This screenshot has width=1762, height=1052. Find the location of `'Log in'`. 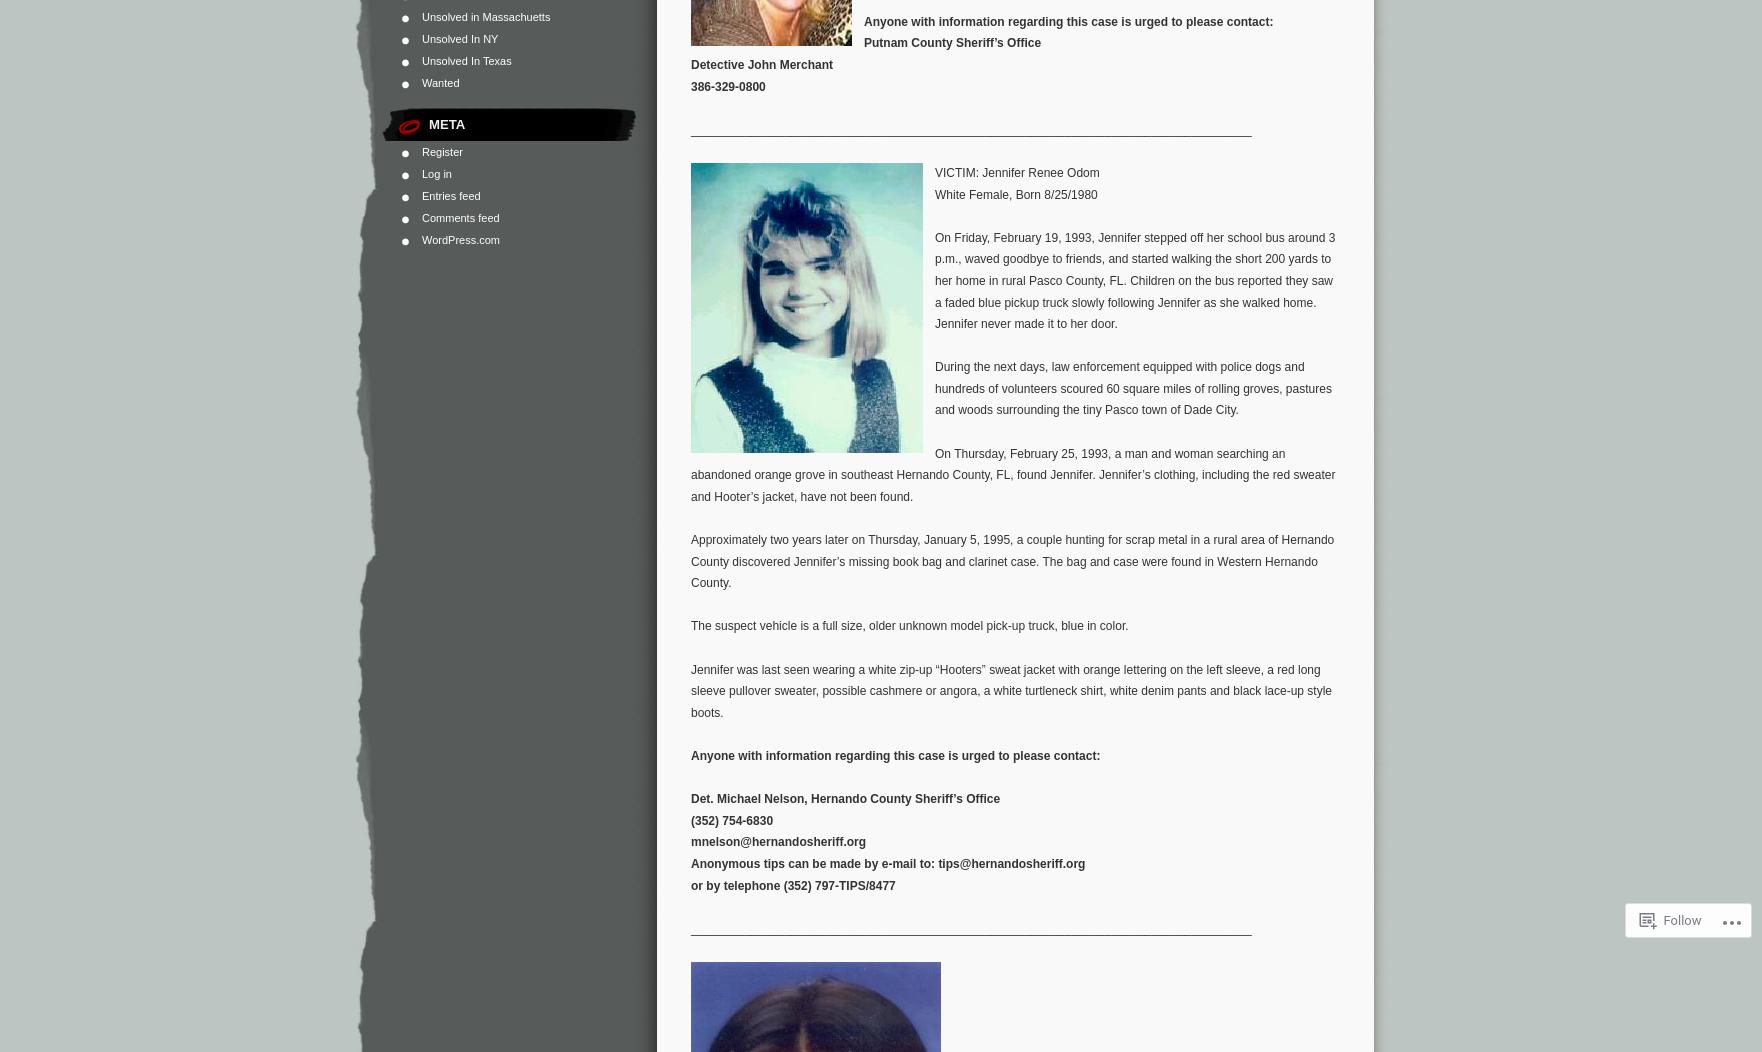

'Log in' is located at coordinates (436, 173).